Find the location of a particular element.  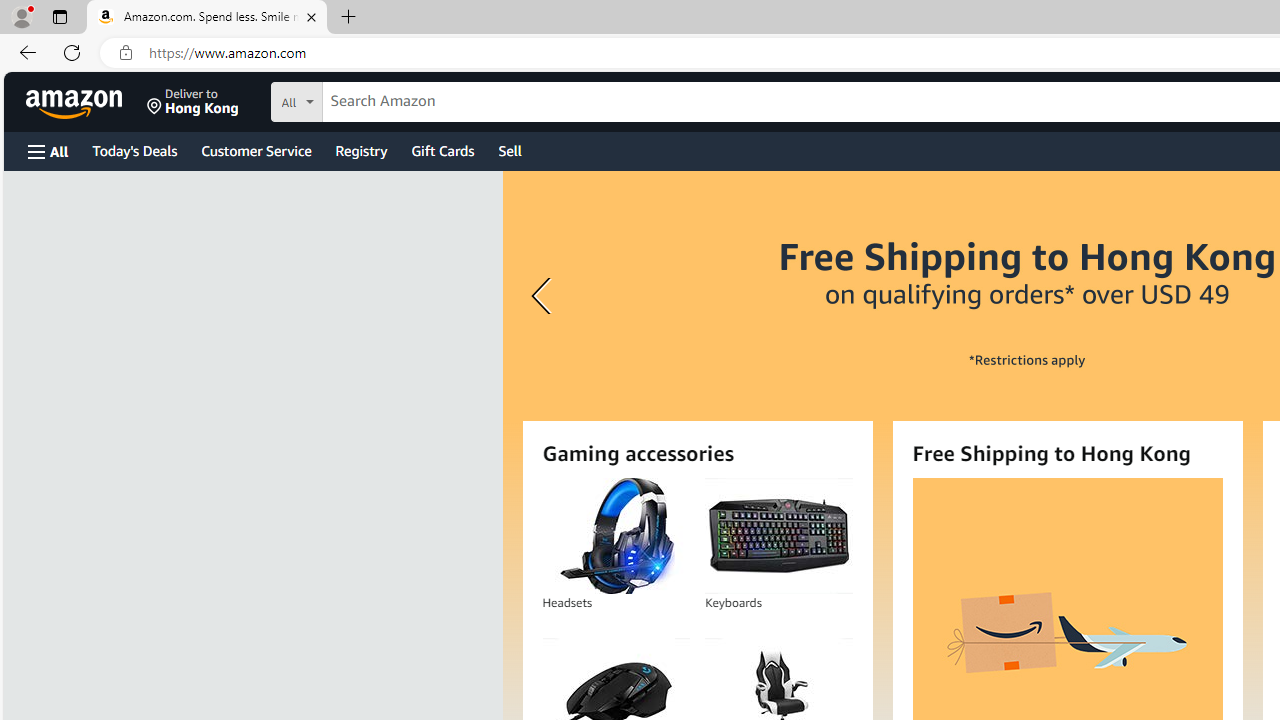

'Previous slide' is located at coordinates (544, 296).